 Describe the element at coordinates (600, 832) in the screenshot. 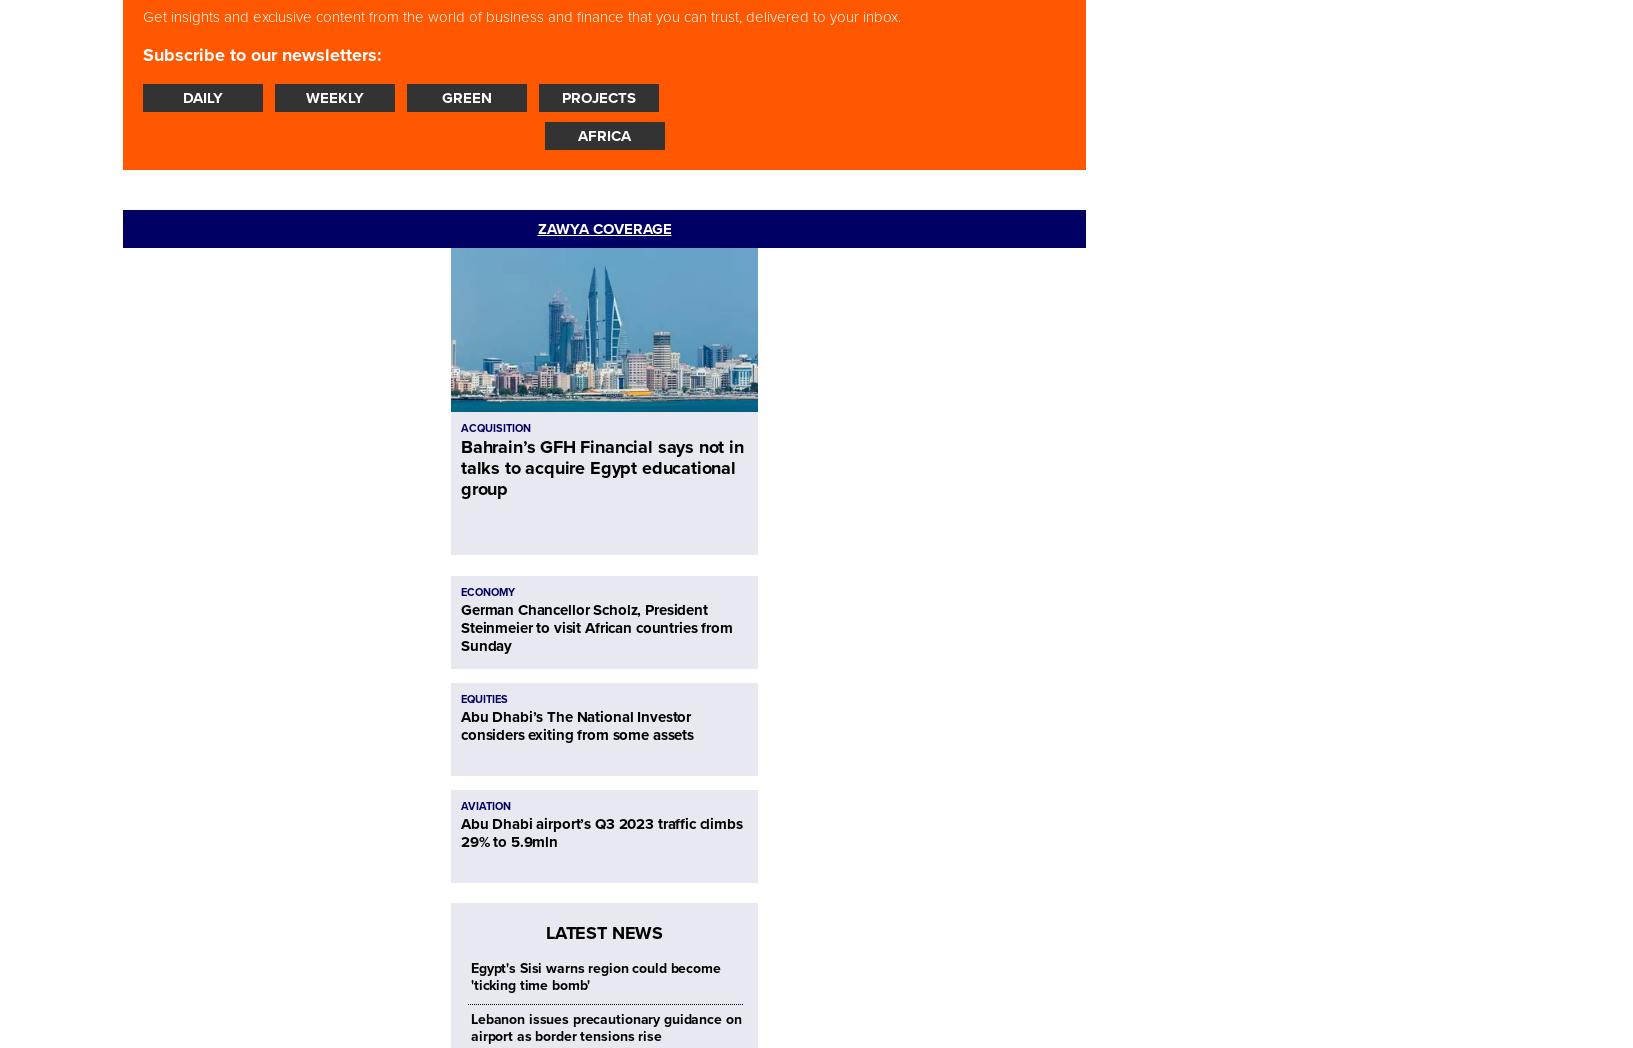

I see `'Abu Dhabi airport’s Q3 2023 traffic climbs 29% to 5.9mln'` at that location.